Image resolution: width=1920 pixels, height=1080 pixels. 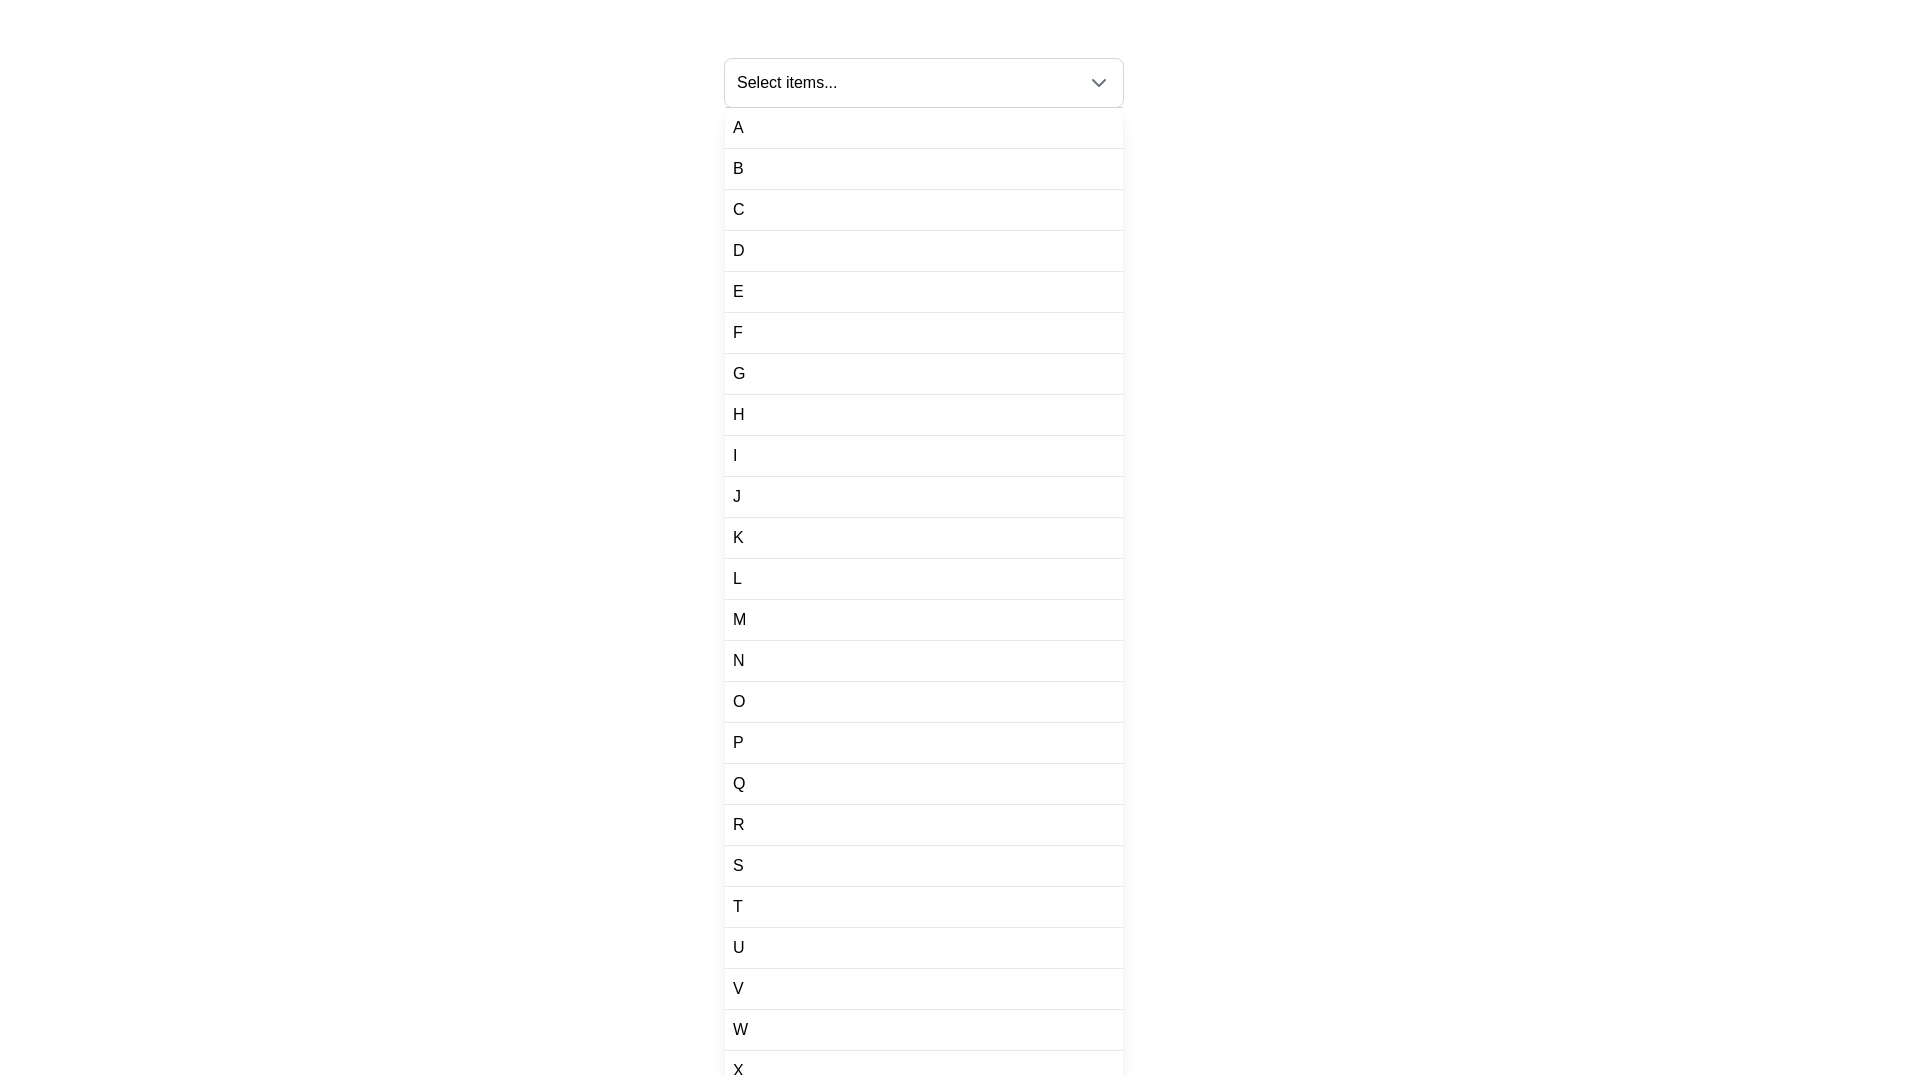 What do you see at coordinates (737, 865) in the screenshot?
I see `the selectable item displaying the text 'S' in the dropdown menu` at bounding box center [737, 865].